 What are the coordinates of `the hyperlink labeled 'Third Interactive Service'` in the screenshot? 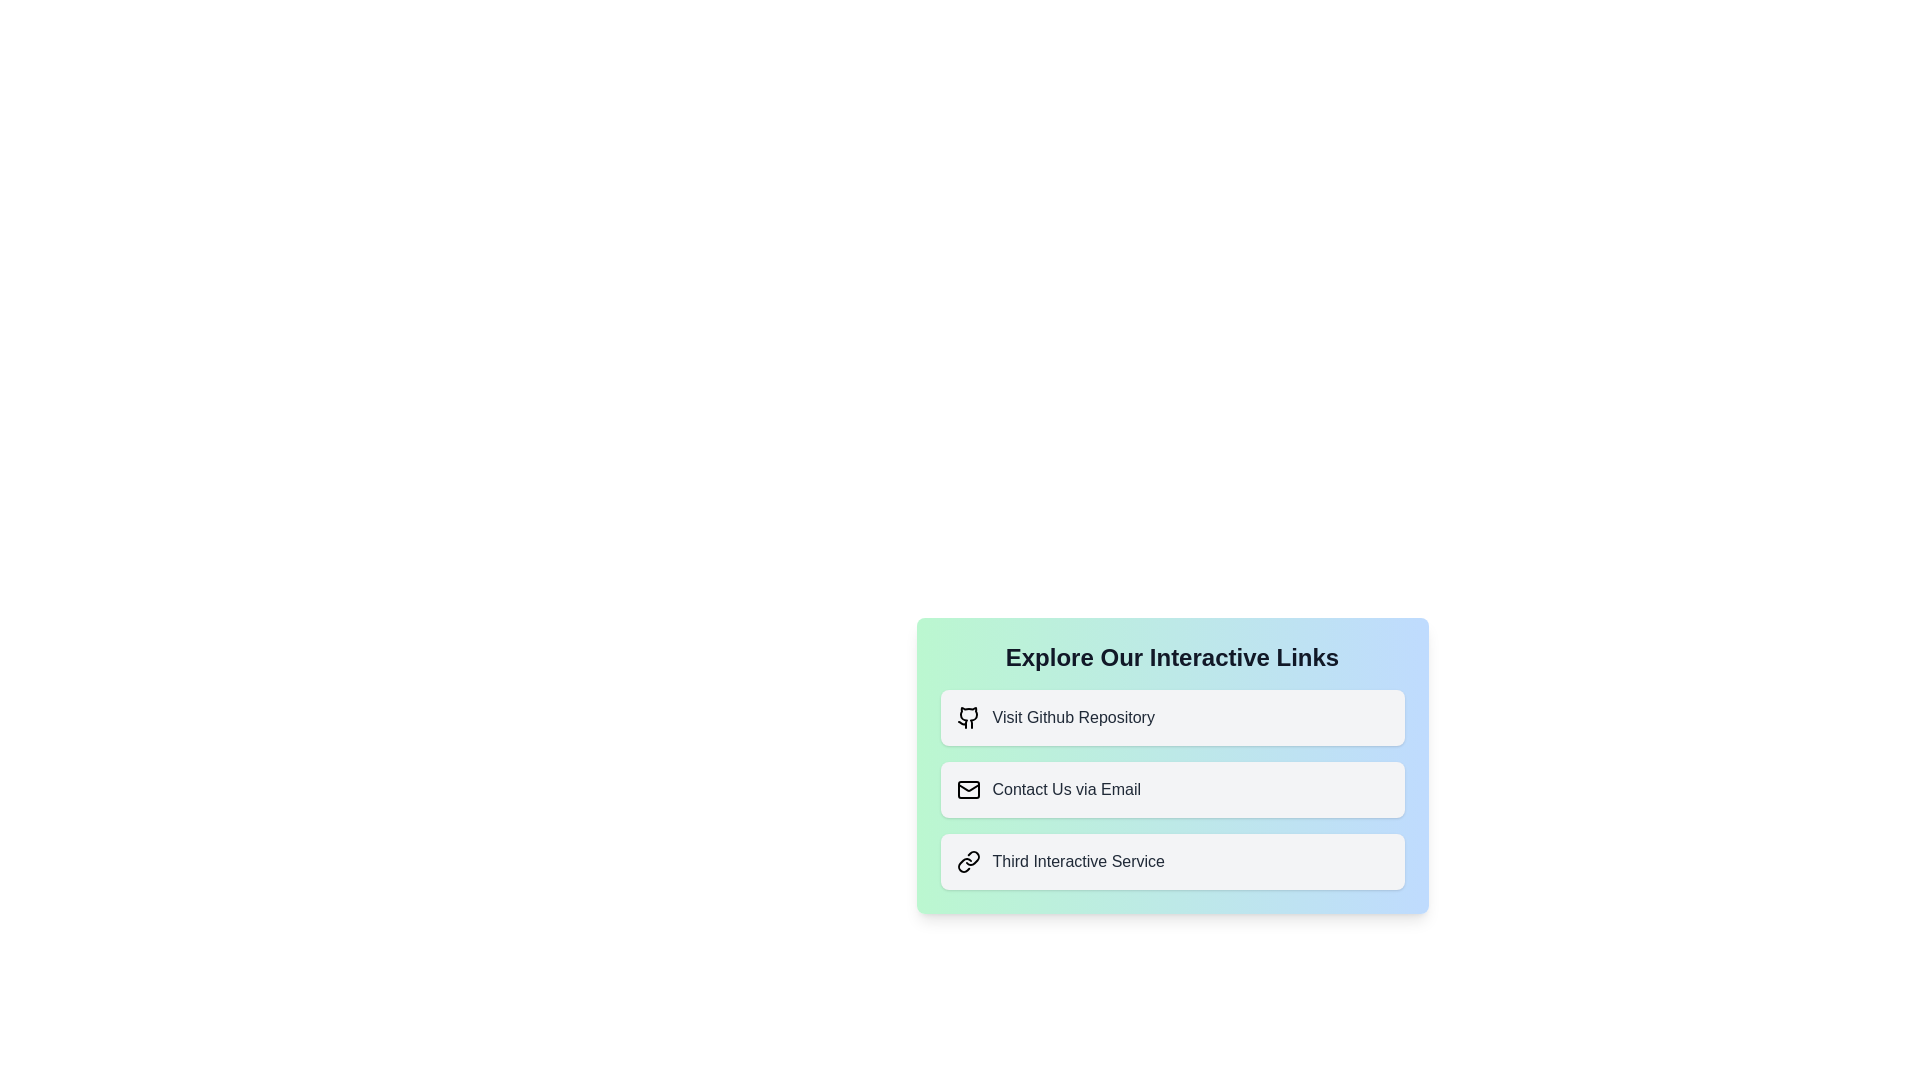 It's located at (1172, 860).